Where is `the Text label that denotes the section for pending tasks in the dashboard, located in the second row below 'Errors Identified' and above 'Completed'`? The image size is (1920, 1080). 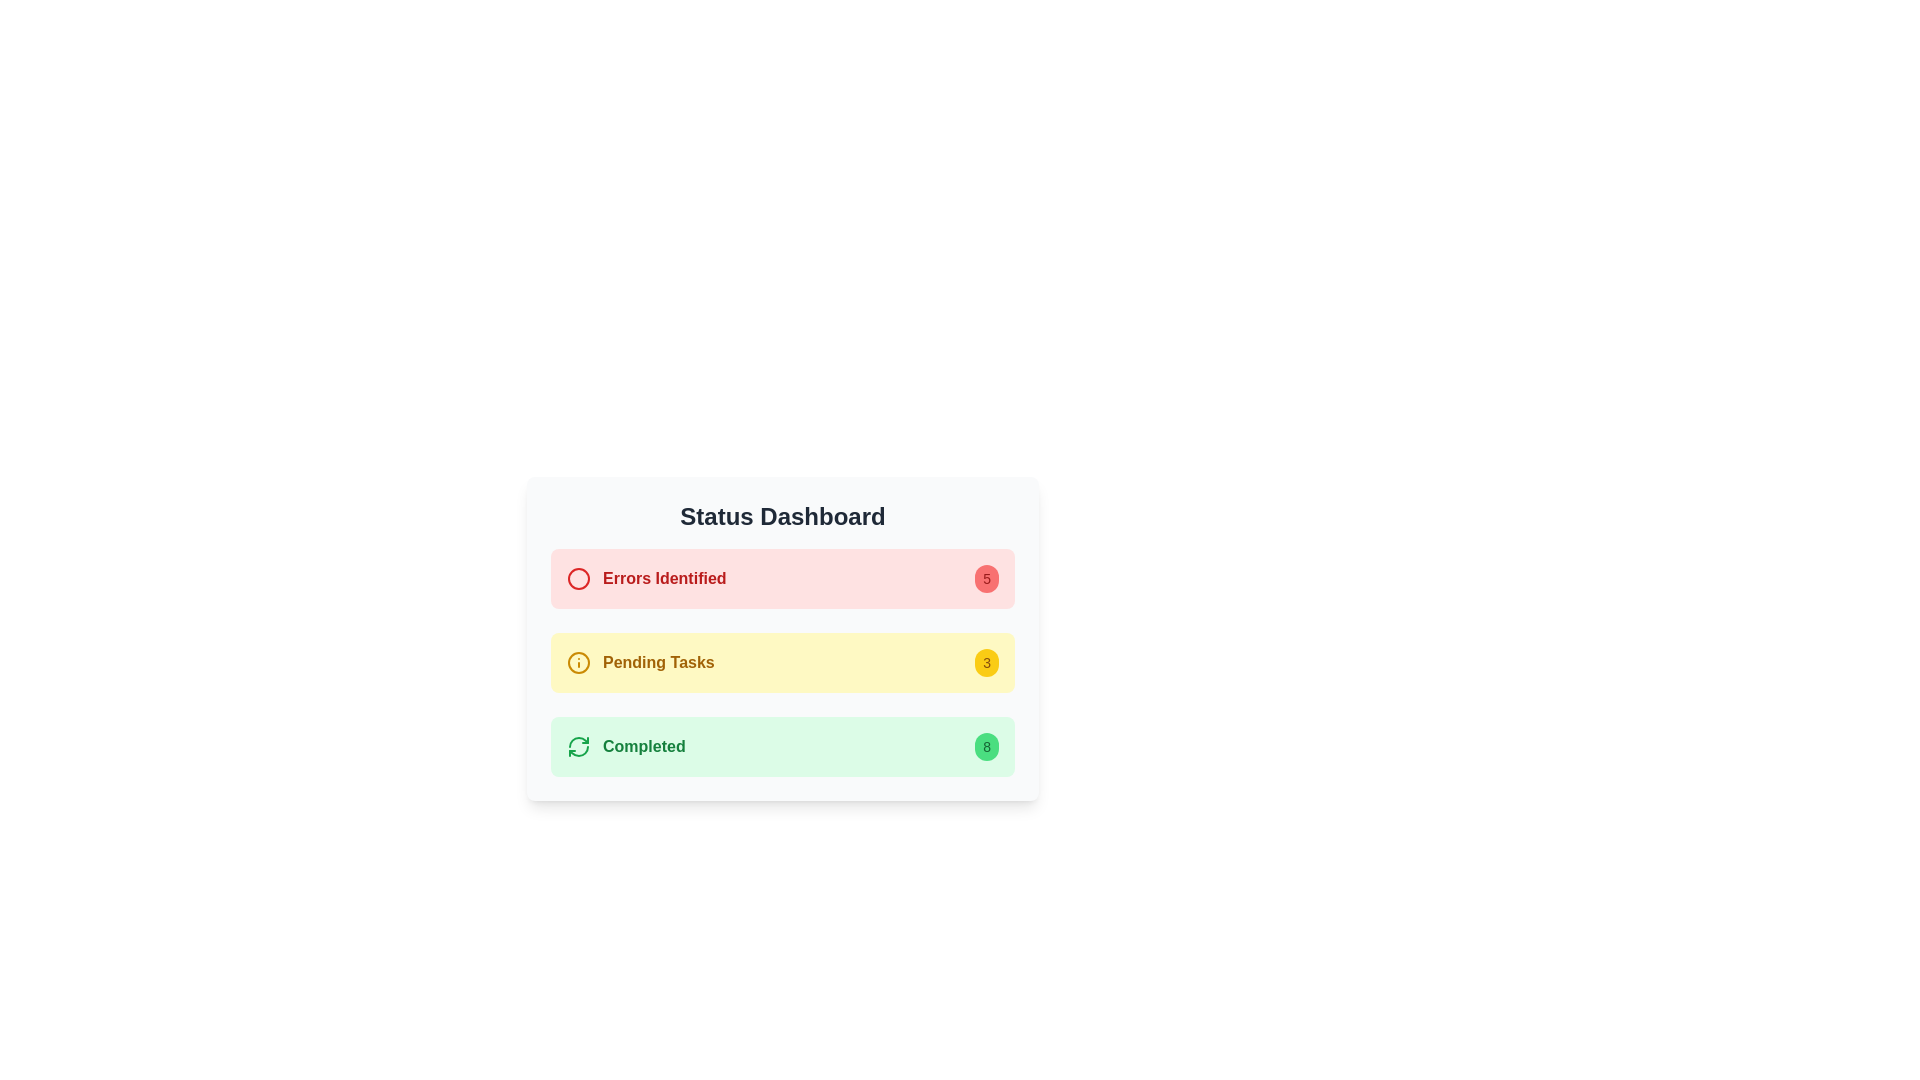 the Text label that denotes the section for pending tasks in the dashboard, located in the second row below 'Errors Identified' and above 'Completed' is located at coordinates (658, 663).